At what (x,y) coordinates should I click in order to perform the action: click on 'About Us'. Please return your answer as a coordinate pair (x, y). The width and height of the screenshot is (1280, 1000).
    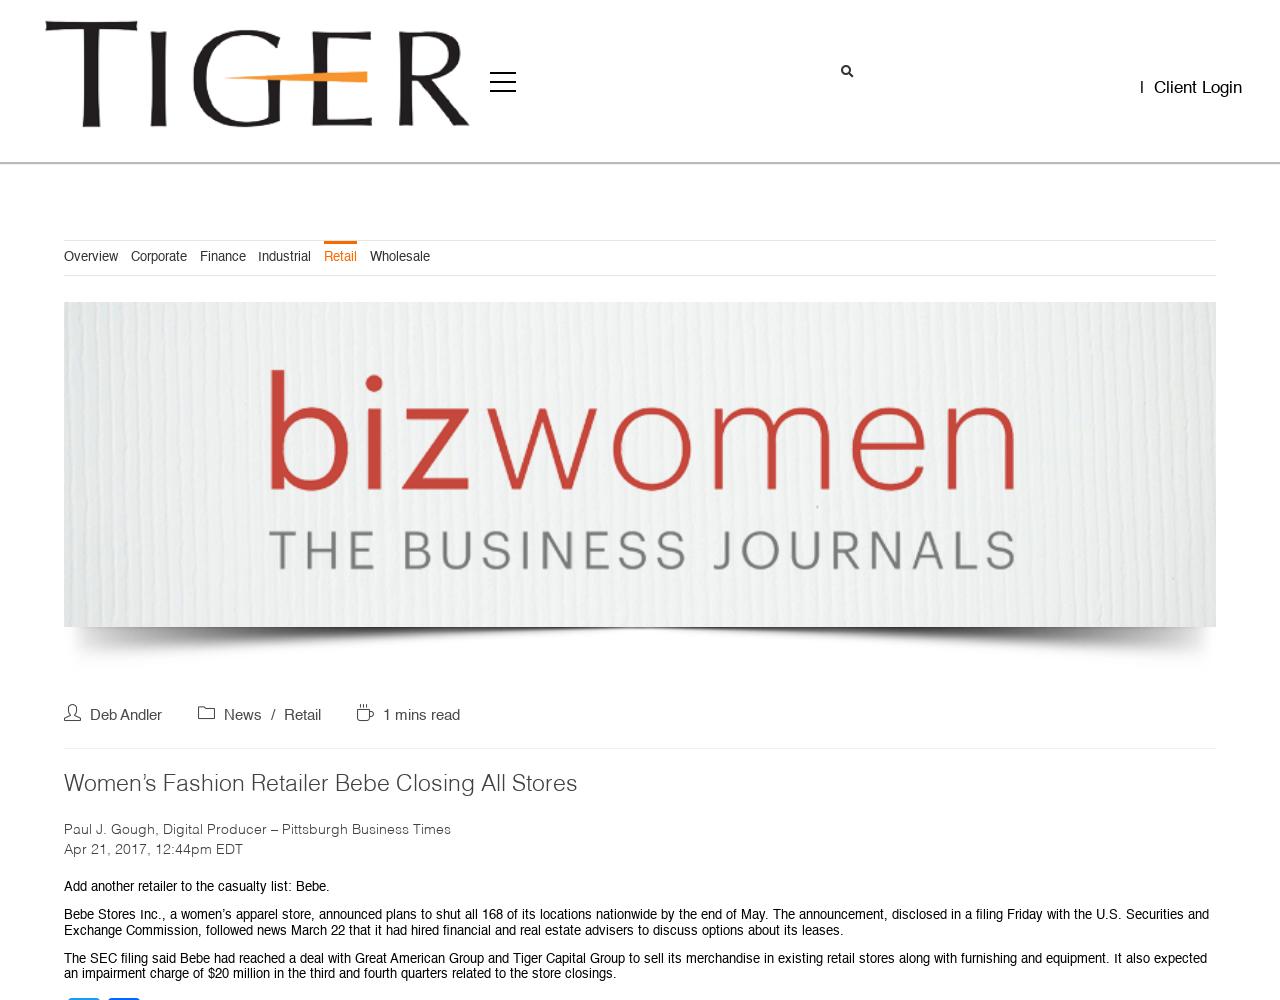
    Looking at the image, I should click on (178, 324).